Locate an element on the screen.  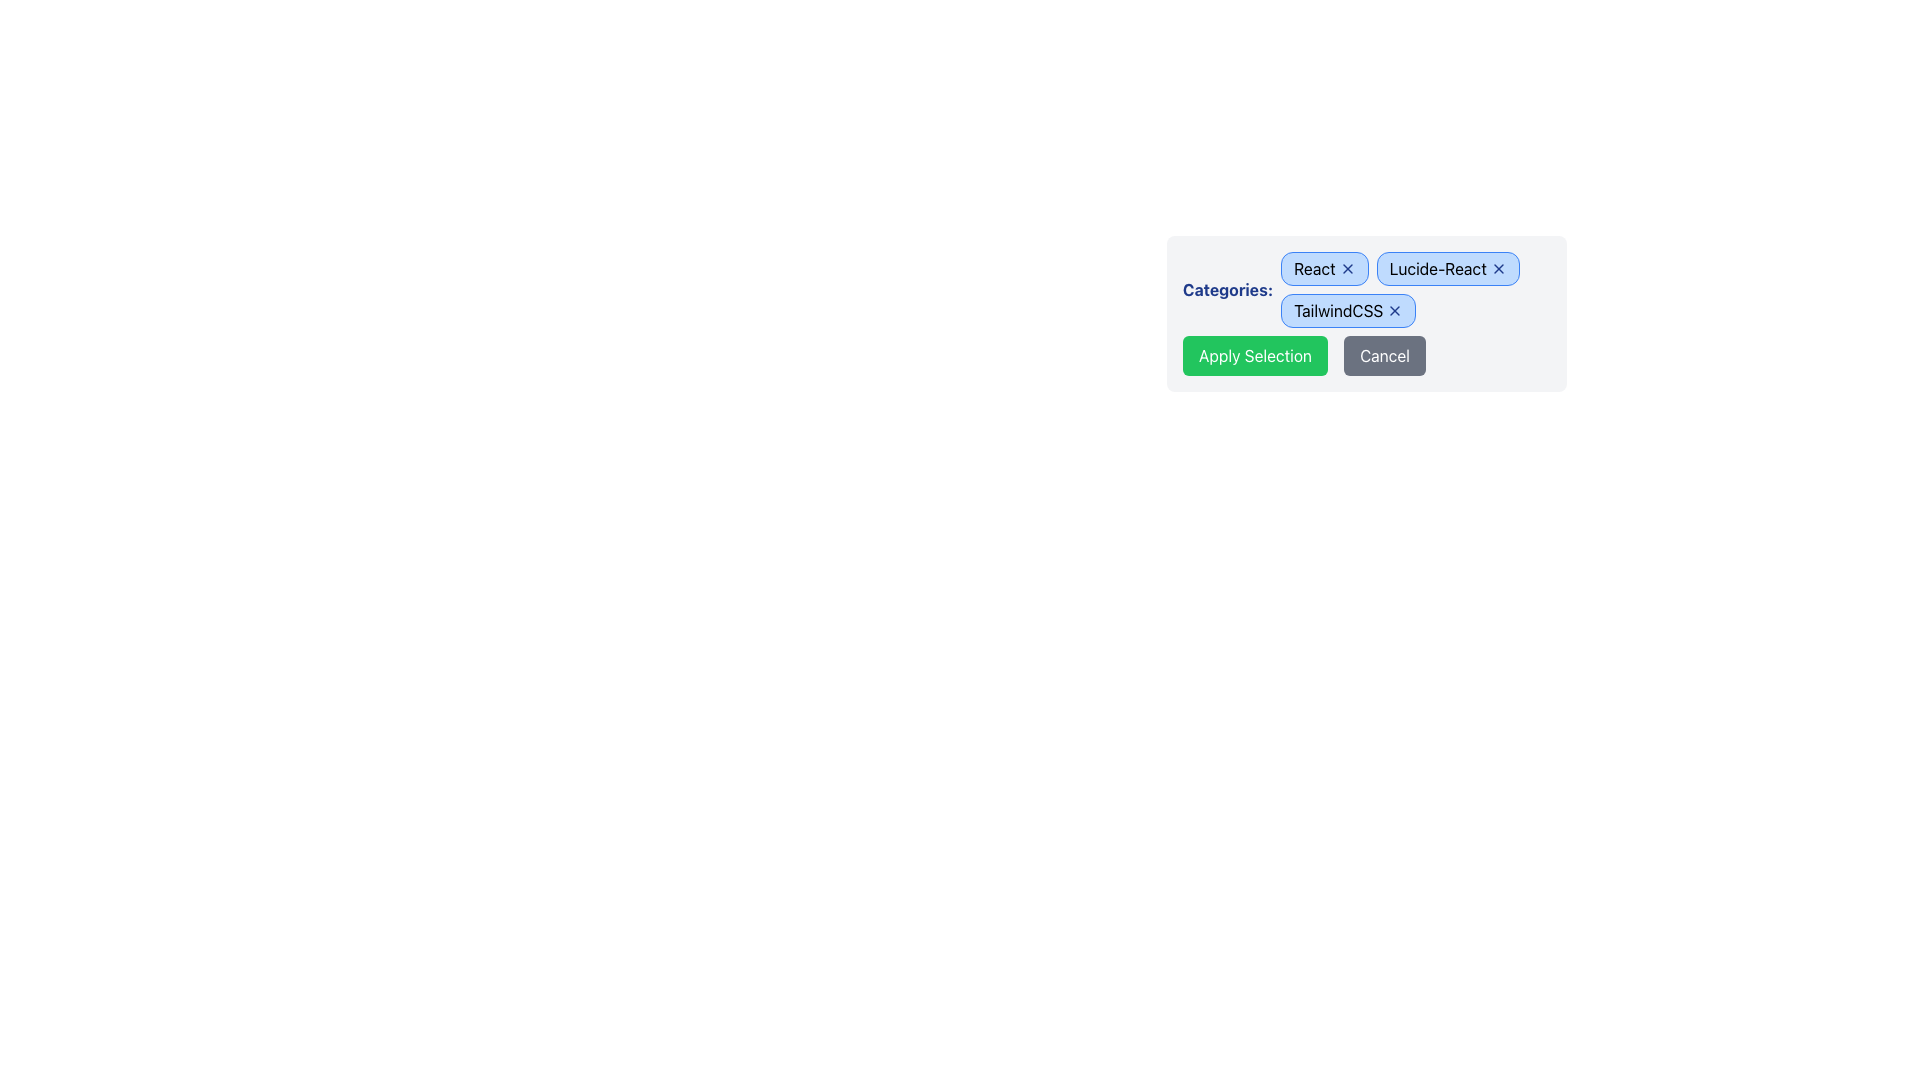
the 'Cancel' button with gray background and white text is located at coordinates (1383, 354).